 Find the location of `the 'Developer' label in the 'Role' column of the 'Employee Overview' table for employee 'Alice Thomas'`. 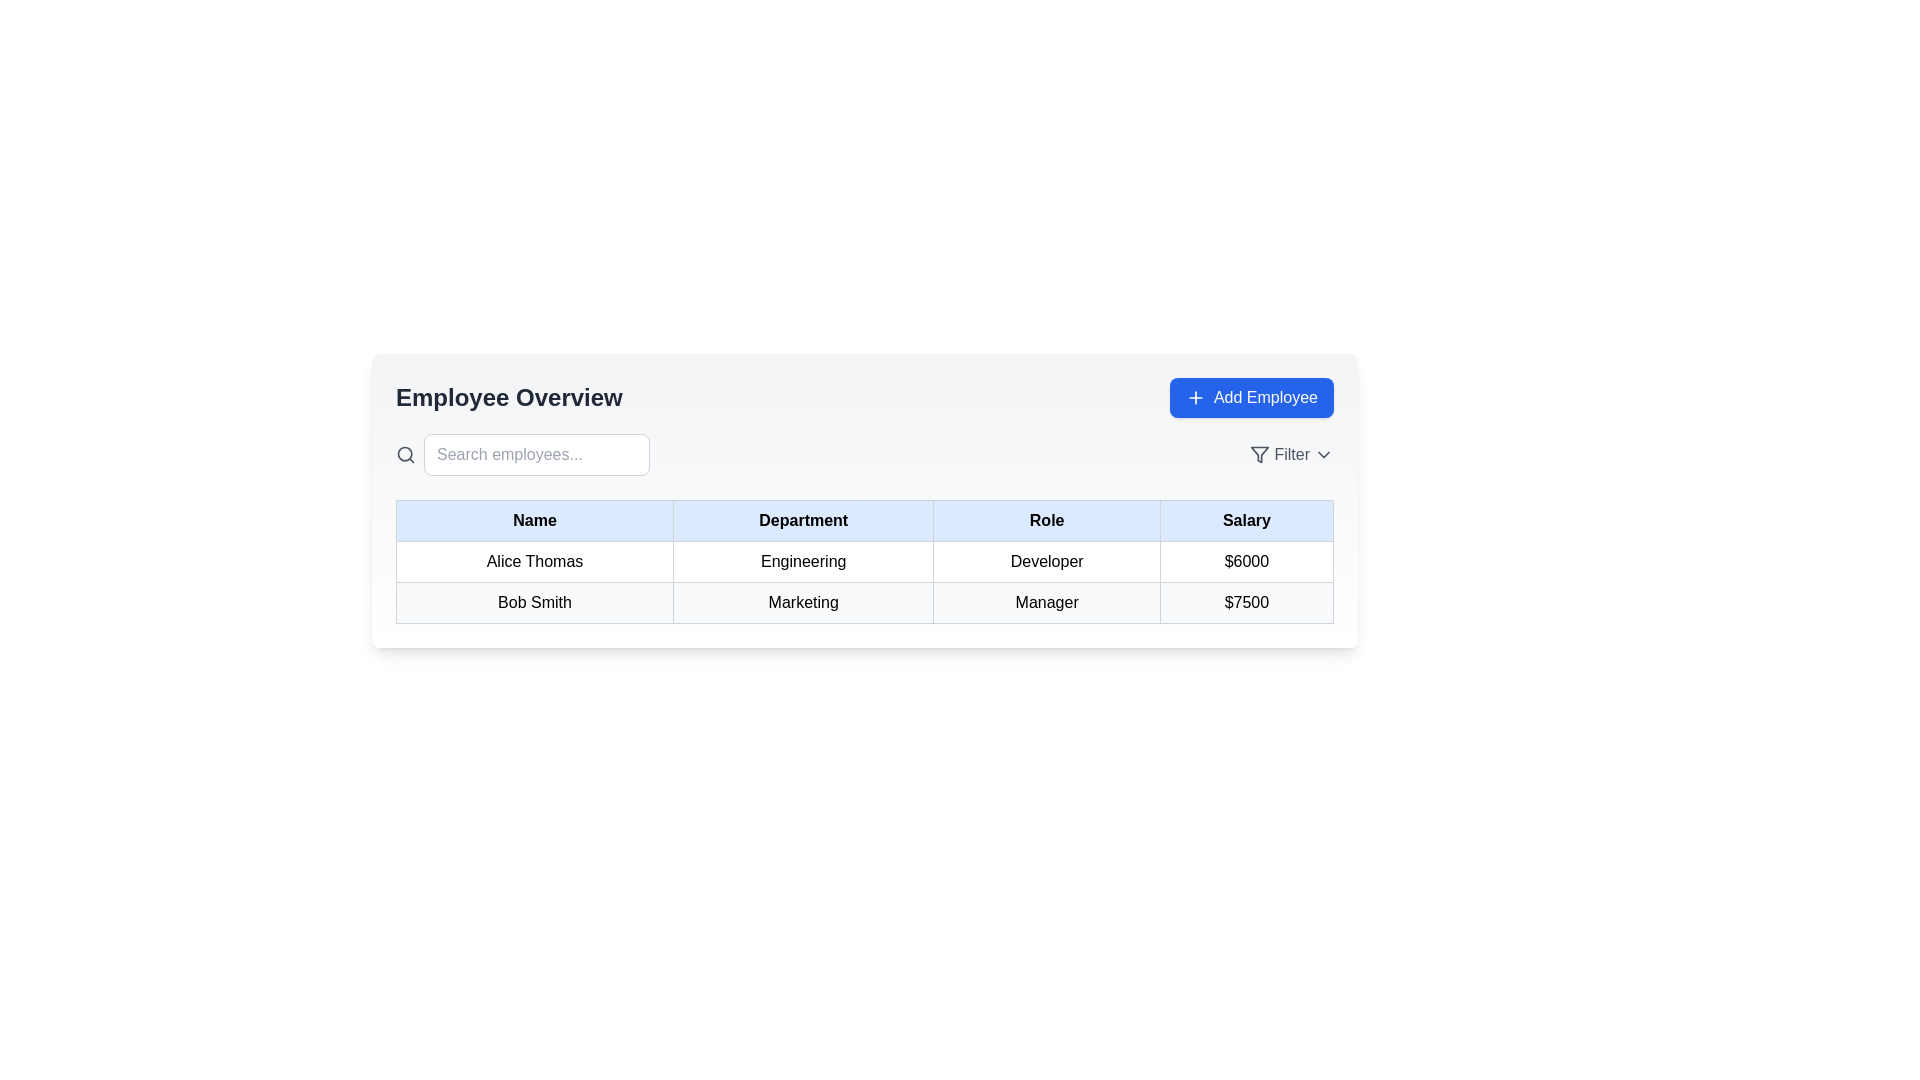

the 'Developer' label in the 'Role' column of the 'Employee Overview' table for employee 'Alice Thomas' is located at coordinates (1046, 562).